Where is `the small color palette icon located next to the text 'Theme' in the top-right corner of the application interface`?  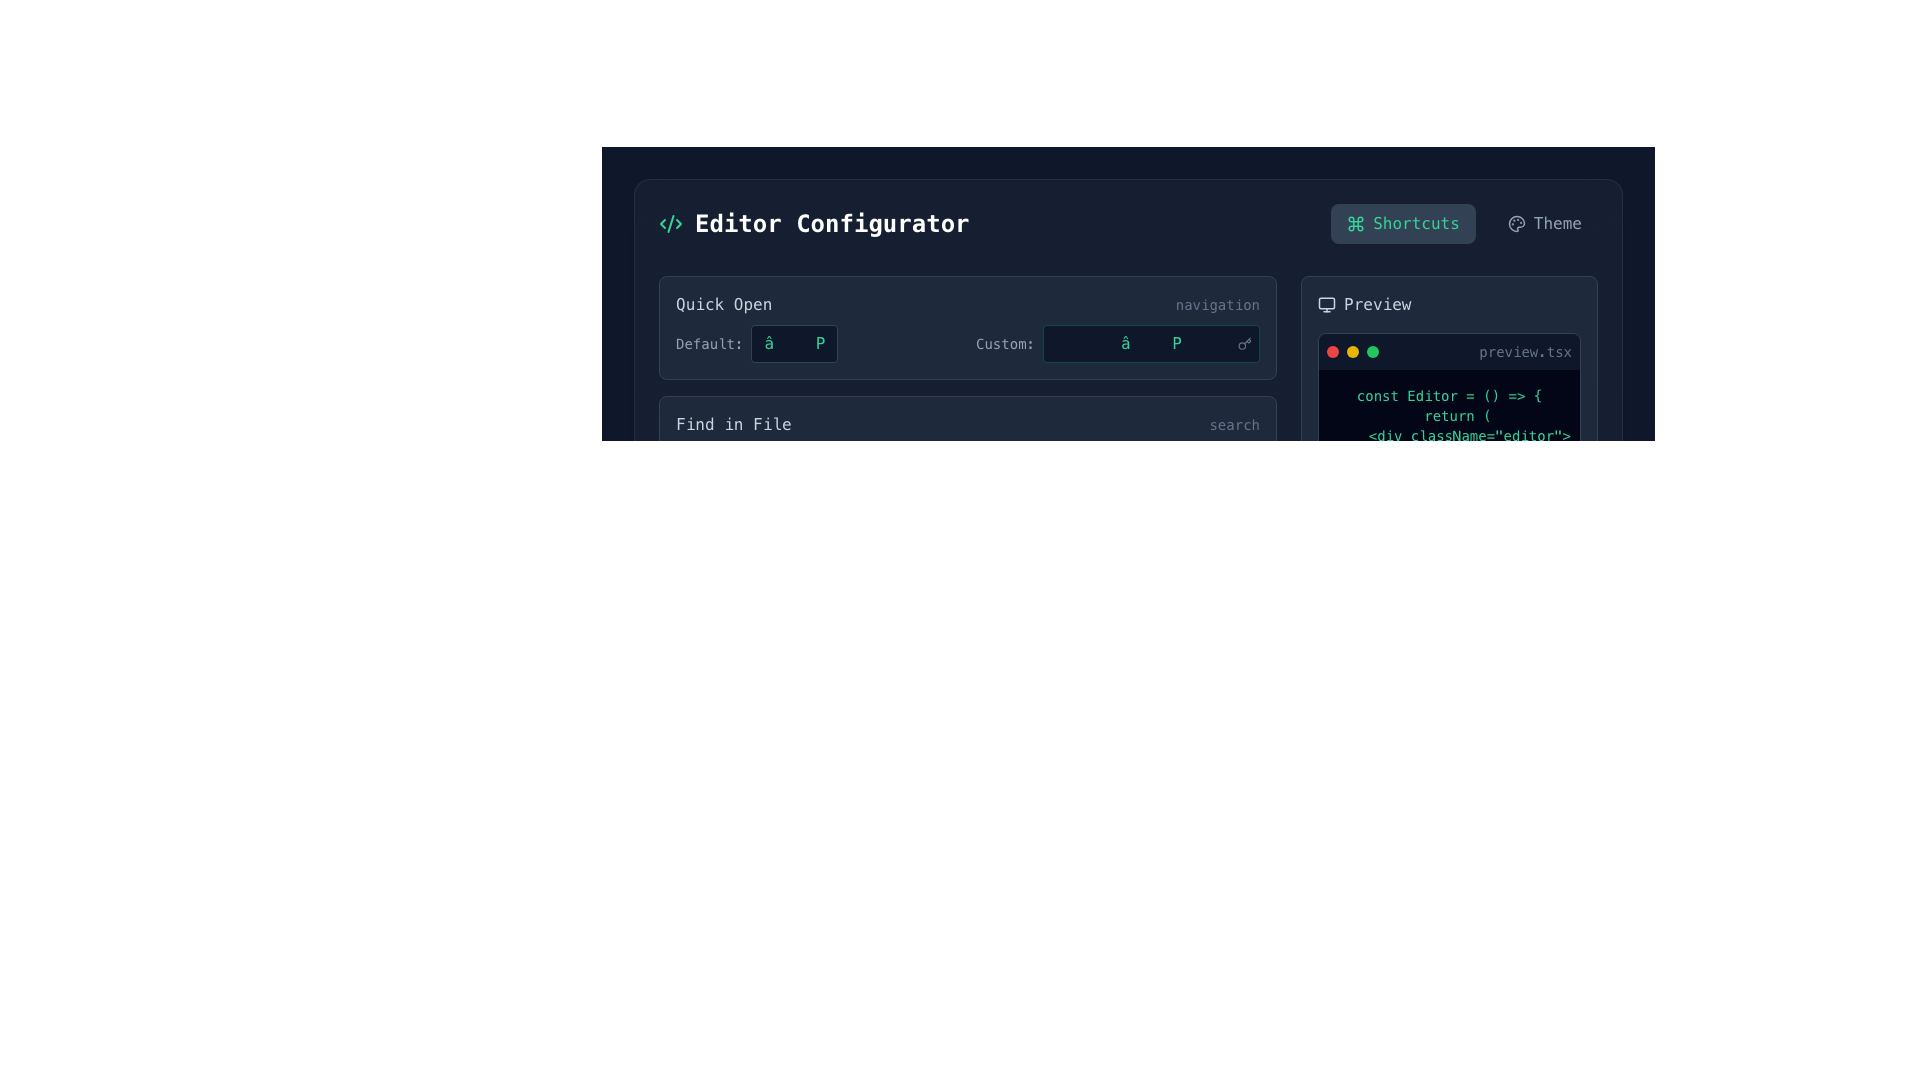 the small color palette icon located next to the text 'Theme' in the top-right corner of the application interface is located at coordinates (1516, 223).